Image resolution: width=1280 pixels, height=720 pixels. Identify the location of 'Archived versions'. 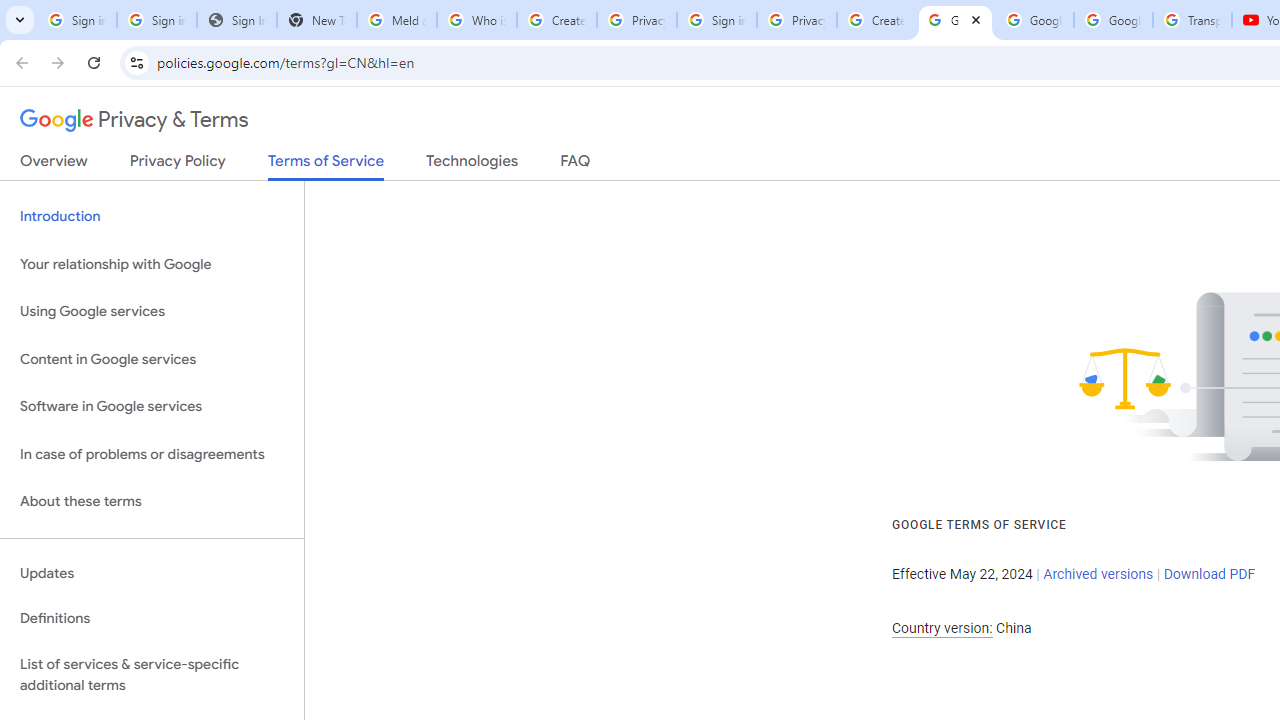
(1097, 574).